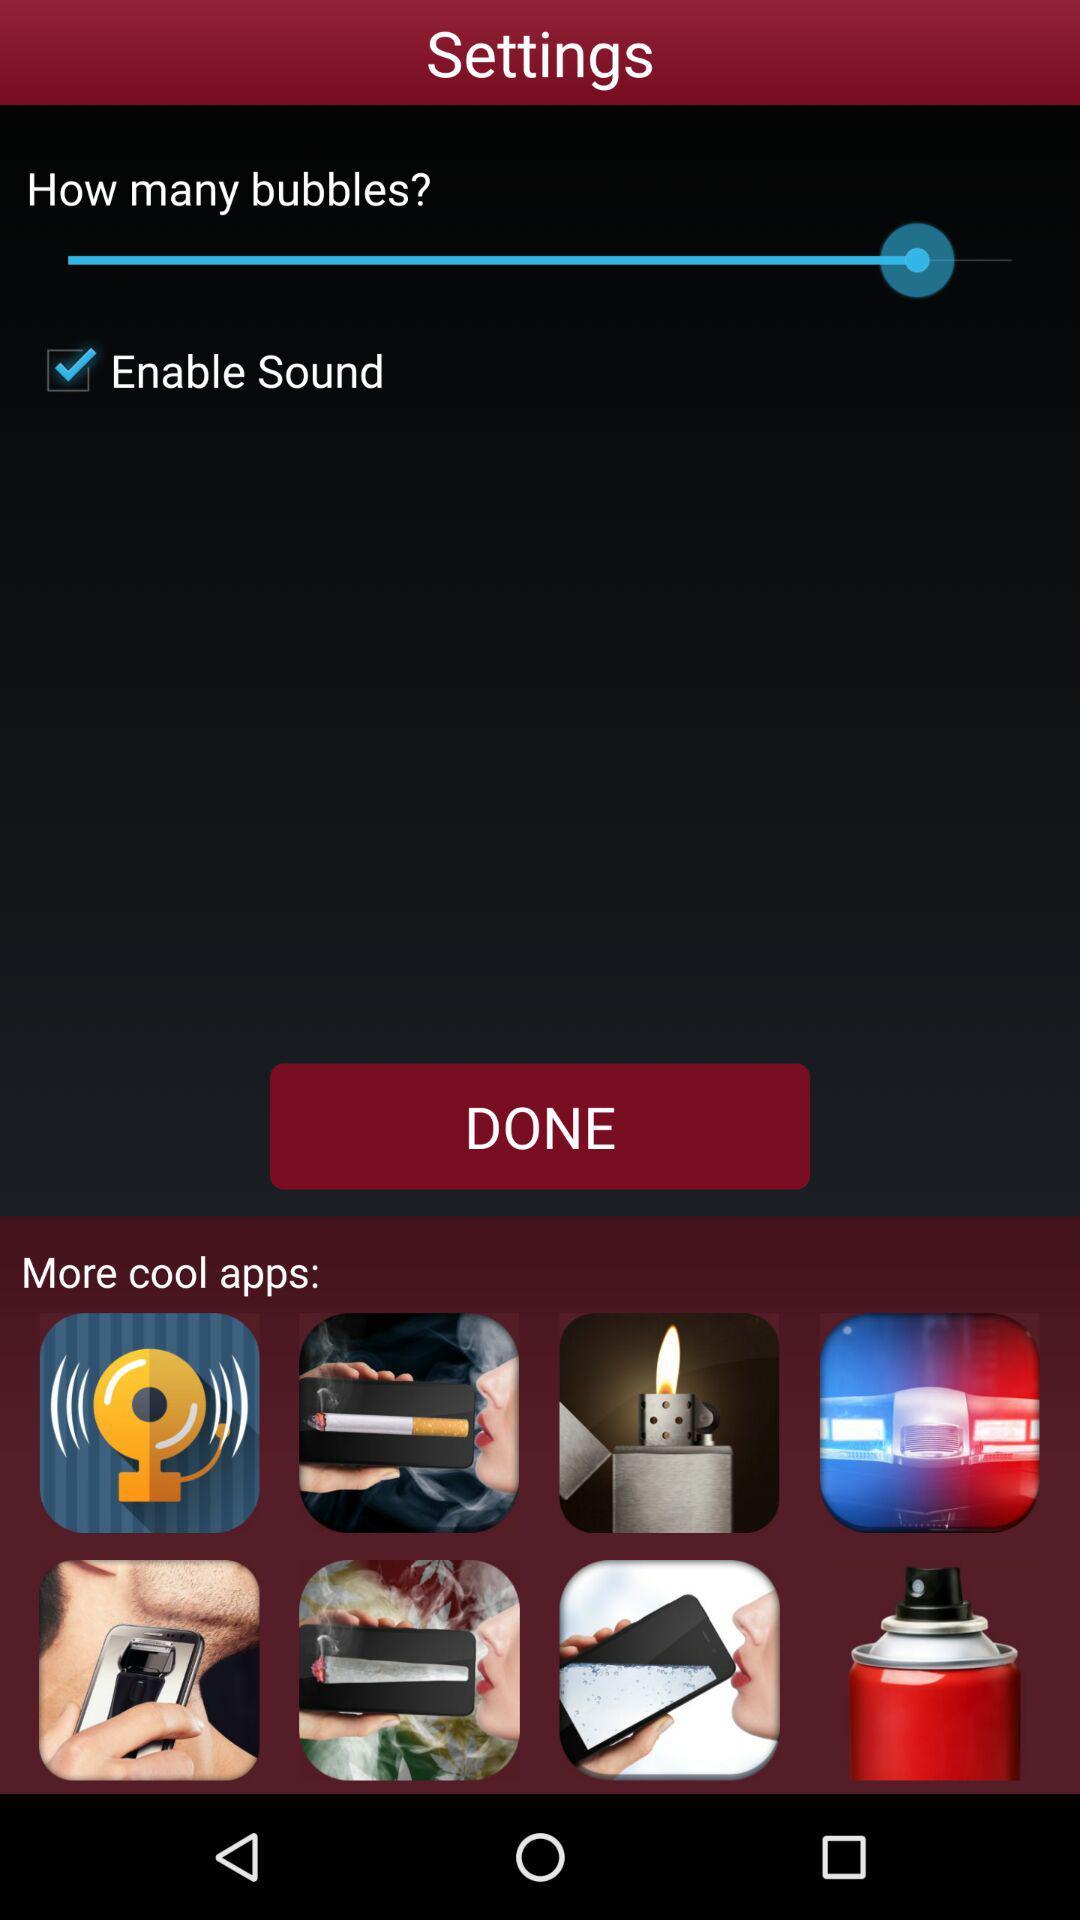  I want to click on the done item, so click(540, 1126).